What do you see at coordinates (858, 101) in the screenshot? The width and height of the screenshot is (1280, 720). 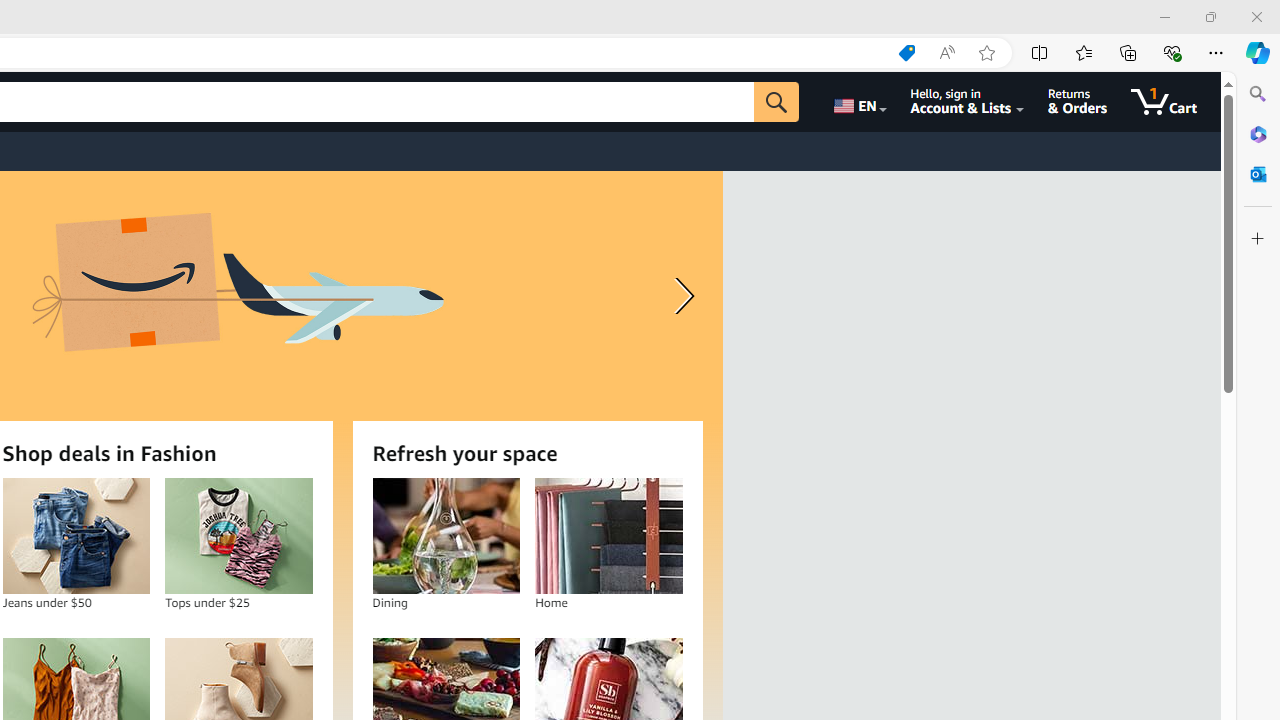 I see `'Choose a language for shopping.'` at bounding box center [858, 101].